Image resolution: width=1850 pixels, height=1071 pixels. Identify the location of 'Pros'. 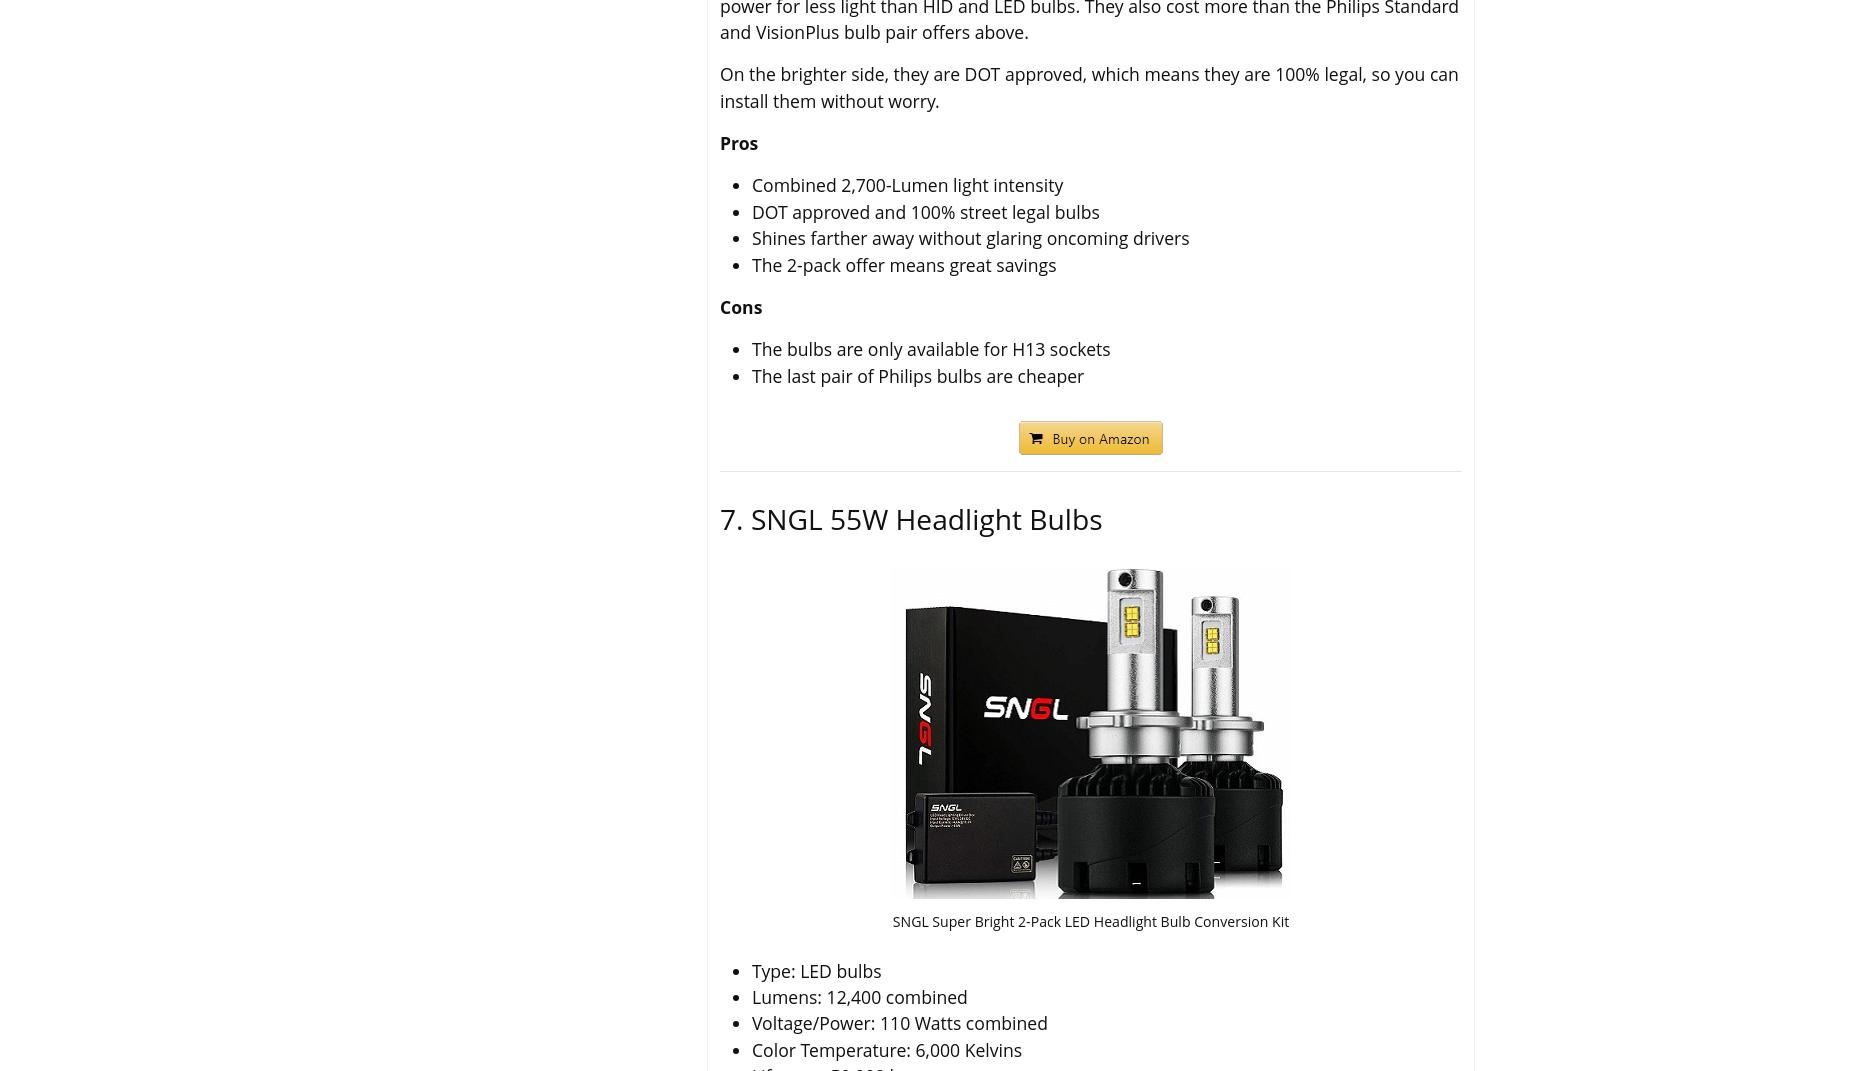
(739, 142).